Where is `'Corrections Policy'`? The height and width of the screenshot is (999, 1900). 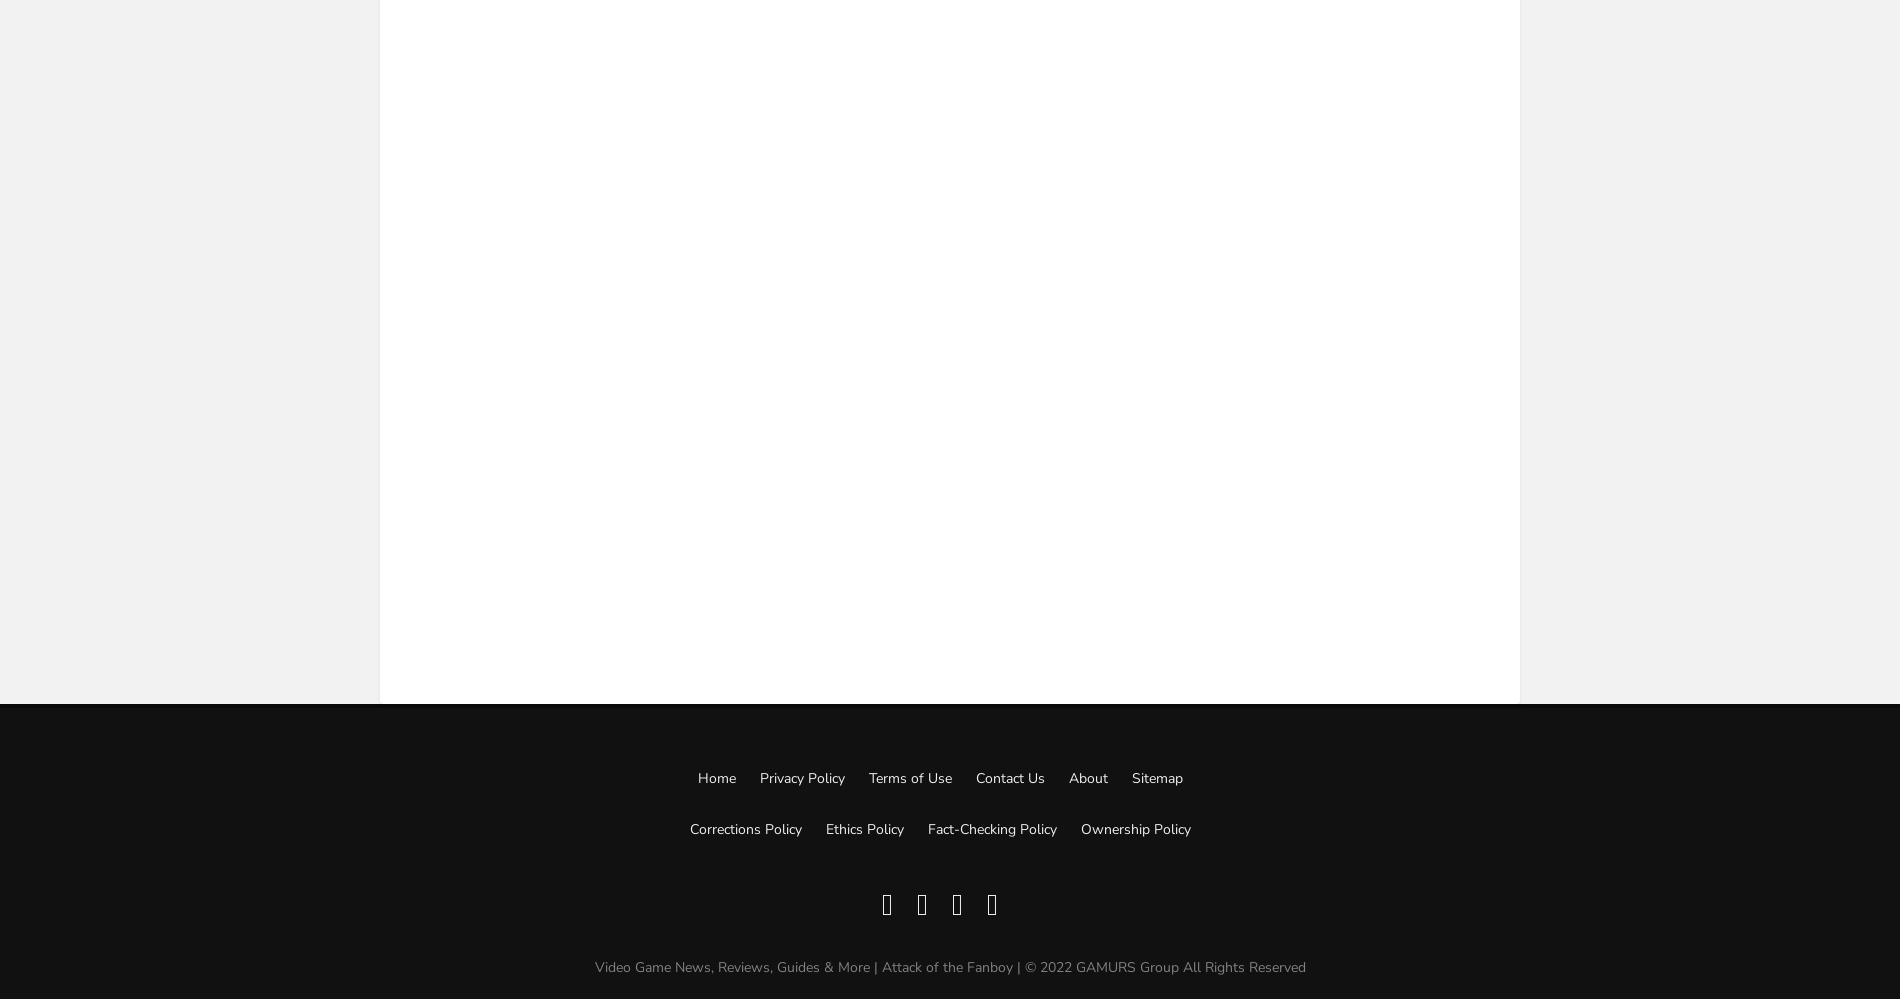
'Corrections Policy' is located at coordinates (743, 828).